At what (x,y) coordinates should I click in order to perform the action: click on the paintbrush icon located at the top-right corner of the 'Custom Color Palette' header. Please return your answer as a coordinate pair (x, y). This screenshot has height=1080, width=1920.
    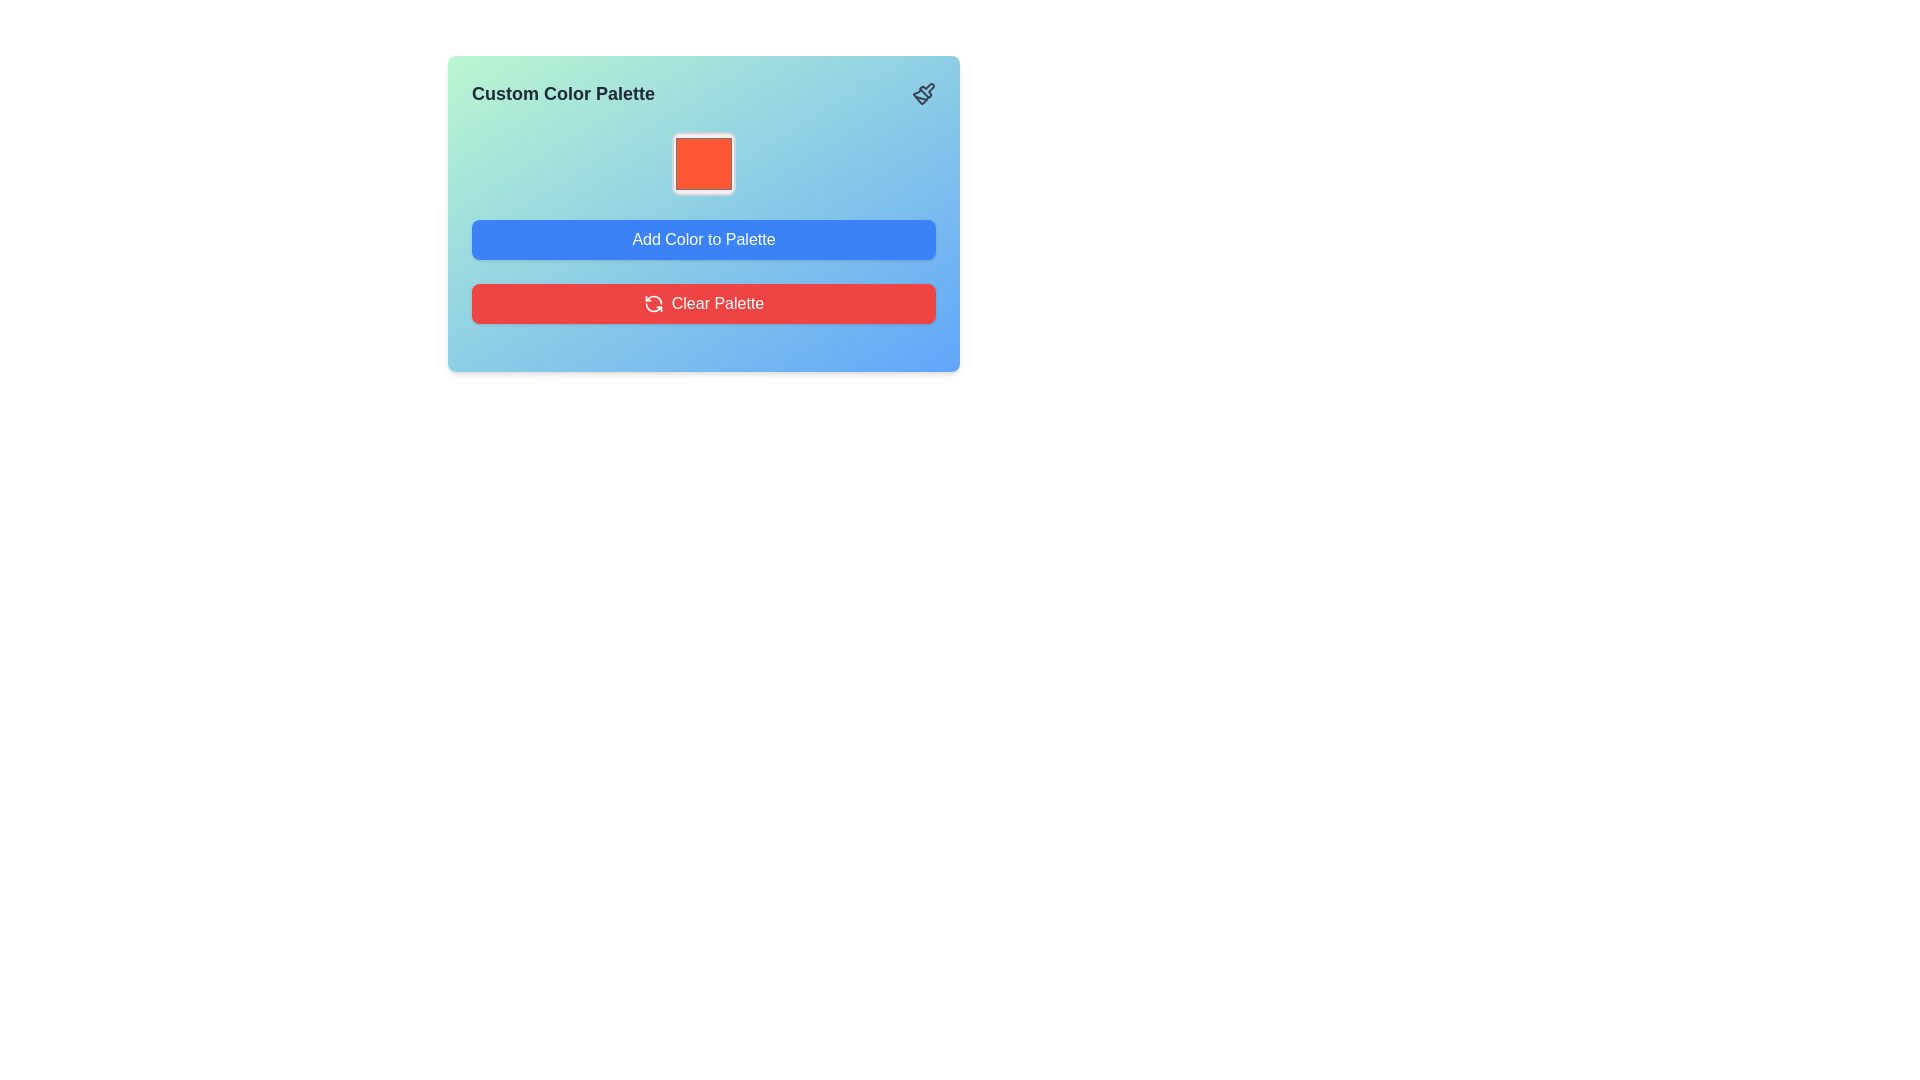
    Looking at the image, I should click on (923, 93).